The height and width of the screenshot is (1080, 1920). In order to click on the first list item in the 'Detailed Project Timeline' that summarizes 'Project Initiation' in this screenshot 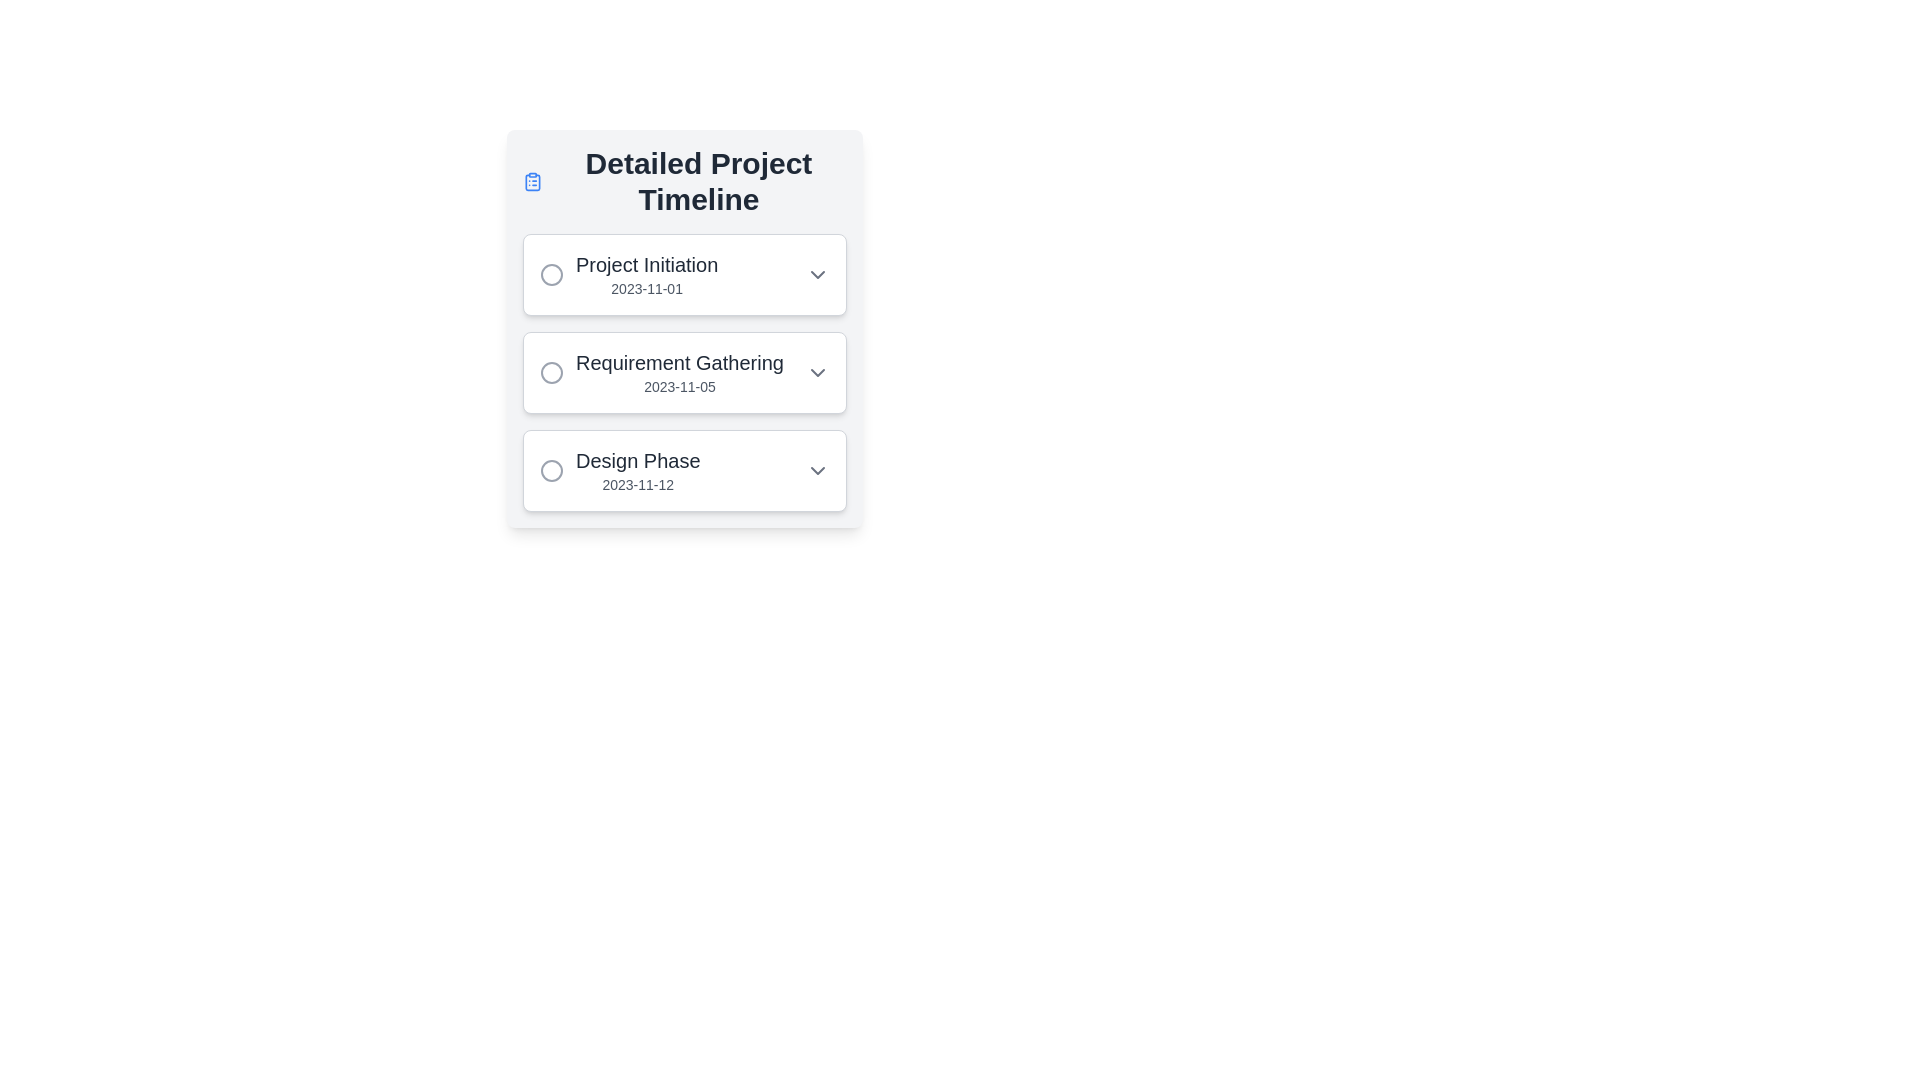, I will do `click(685, 274)`.